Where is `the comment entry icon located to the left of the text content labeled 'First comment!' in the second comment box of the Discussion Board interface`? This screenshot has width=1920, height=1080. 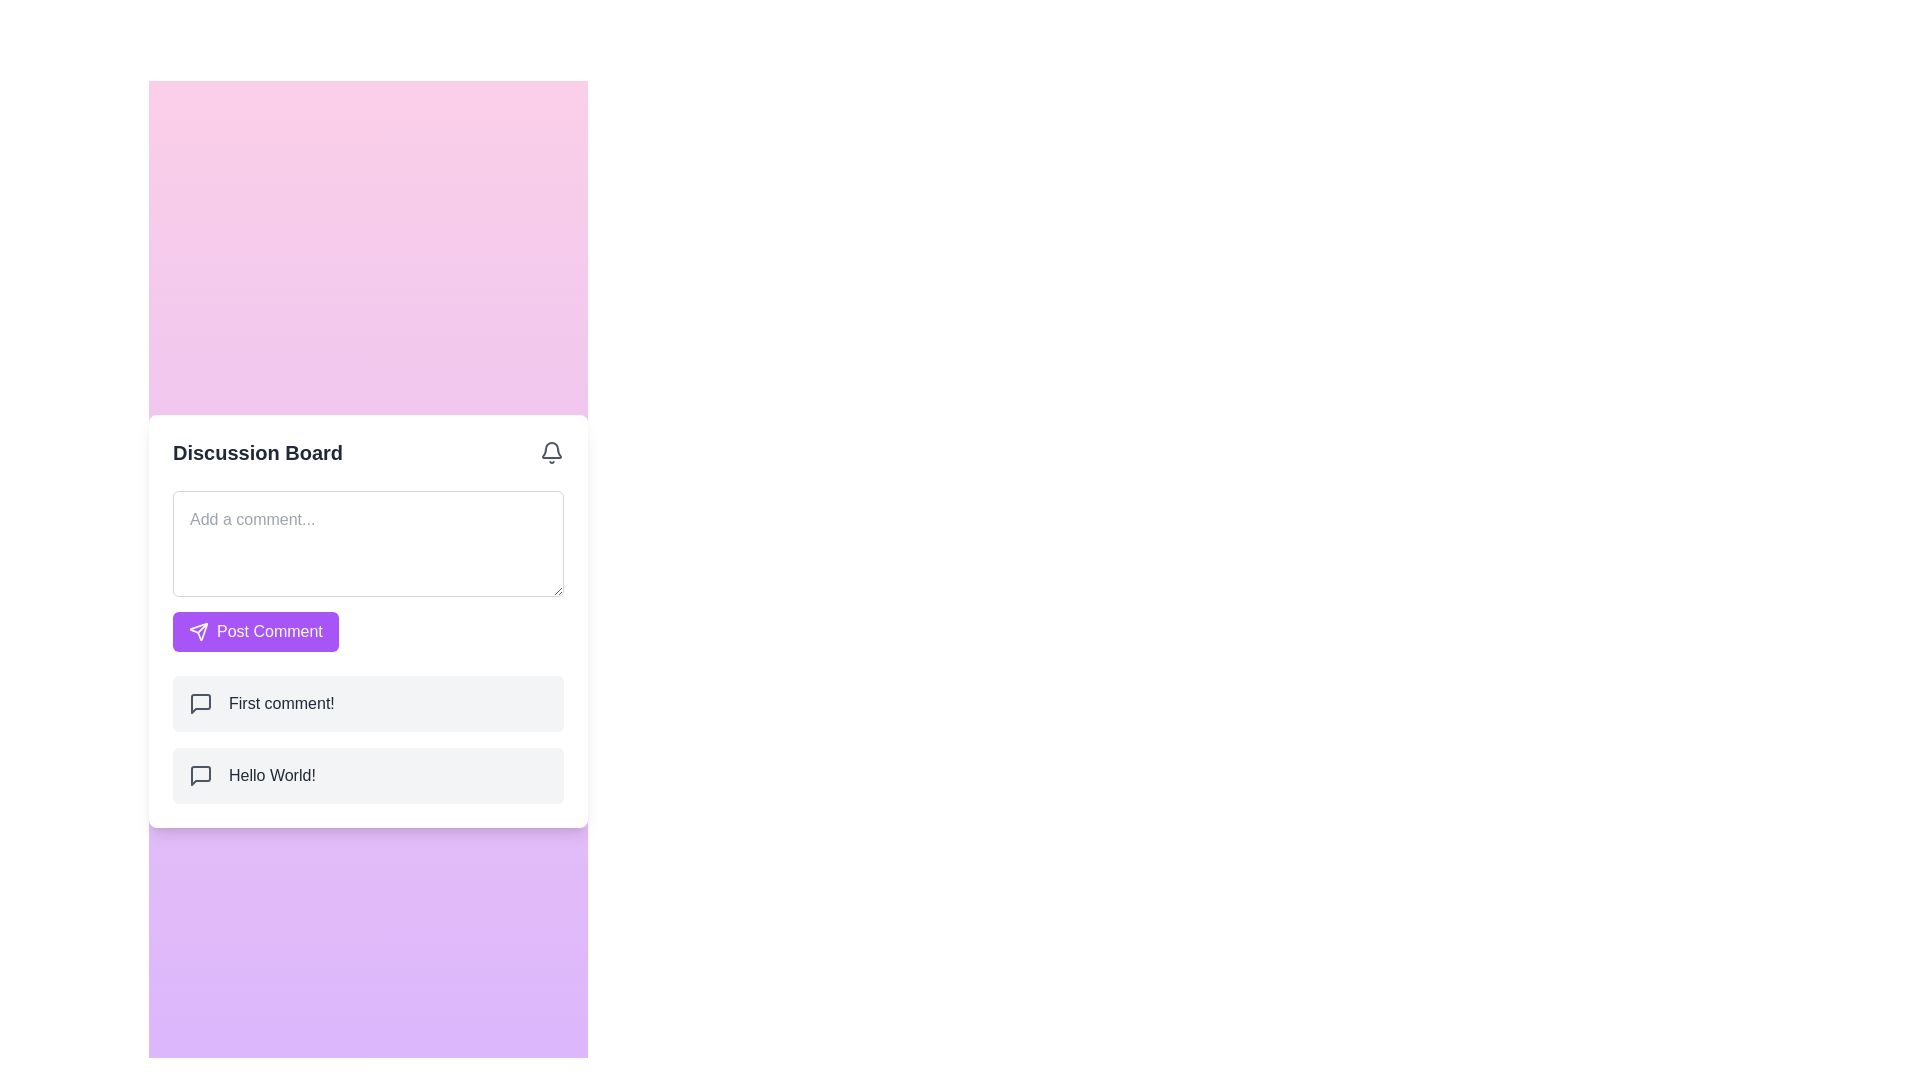 the comment entry icon located to the left of the text content labeled 'First comment!' in the second comment box of the Discussion Board interface is located at coordinates (201, 702).